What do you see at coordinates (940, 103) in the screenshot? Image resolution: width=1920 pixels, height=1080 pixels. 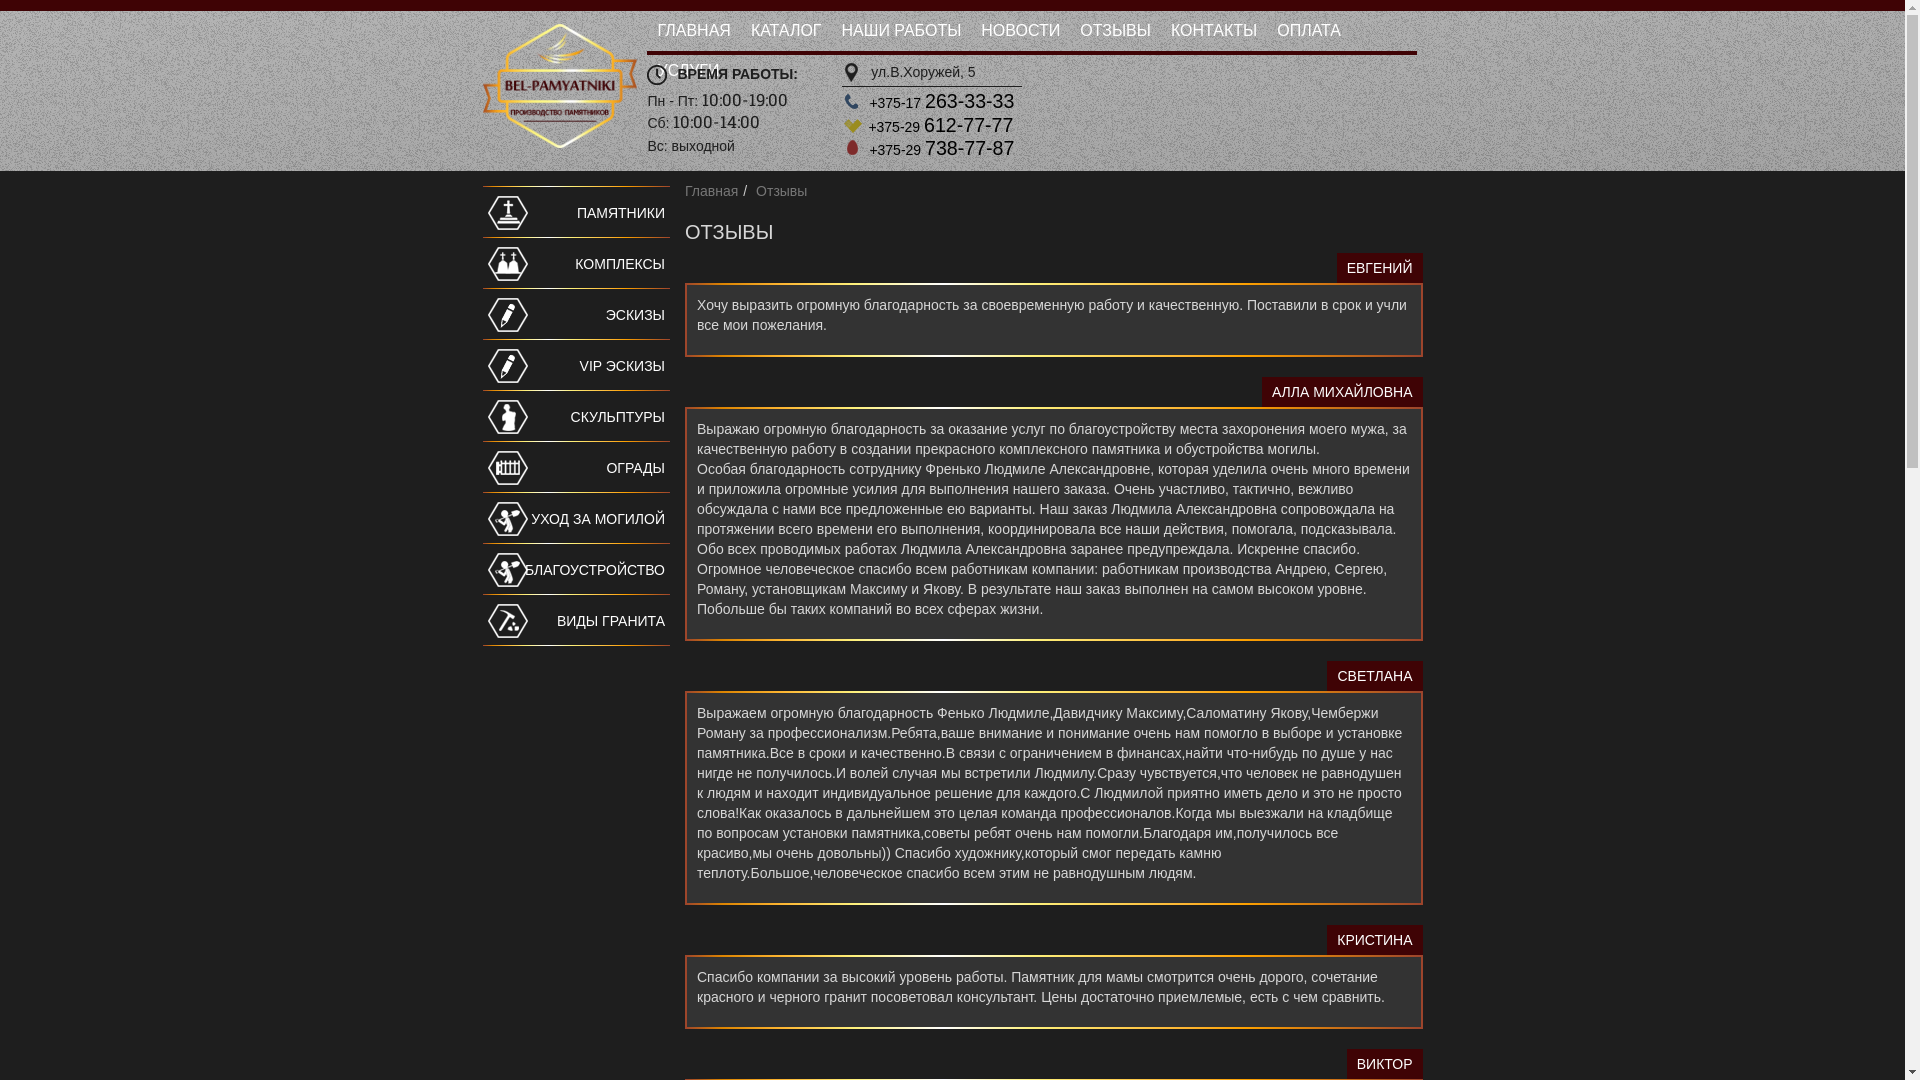 I see `'+375-17 263-33-33'` at bounding box center [940, 103].